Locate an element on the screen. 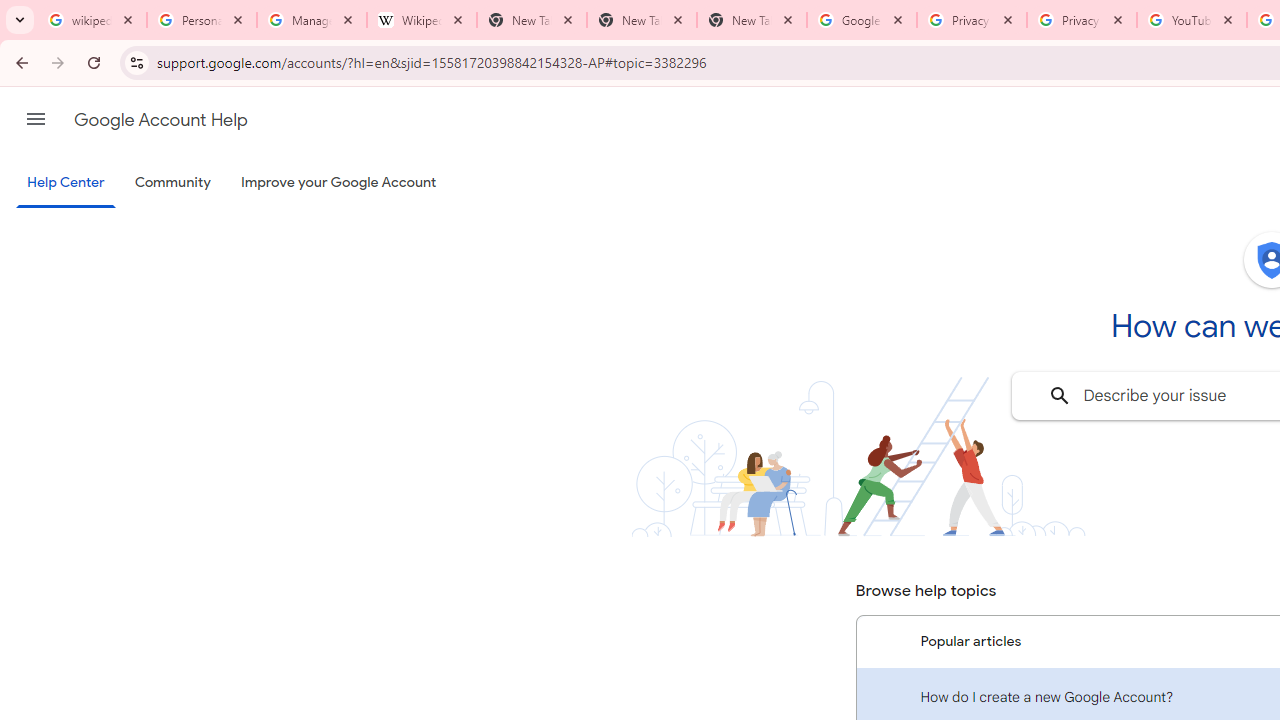  'Google Account Help' is located at coordinates (160, 119).